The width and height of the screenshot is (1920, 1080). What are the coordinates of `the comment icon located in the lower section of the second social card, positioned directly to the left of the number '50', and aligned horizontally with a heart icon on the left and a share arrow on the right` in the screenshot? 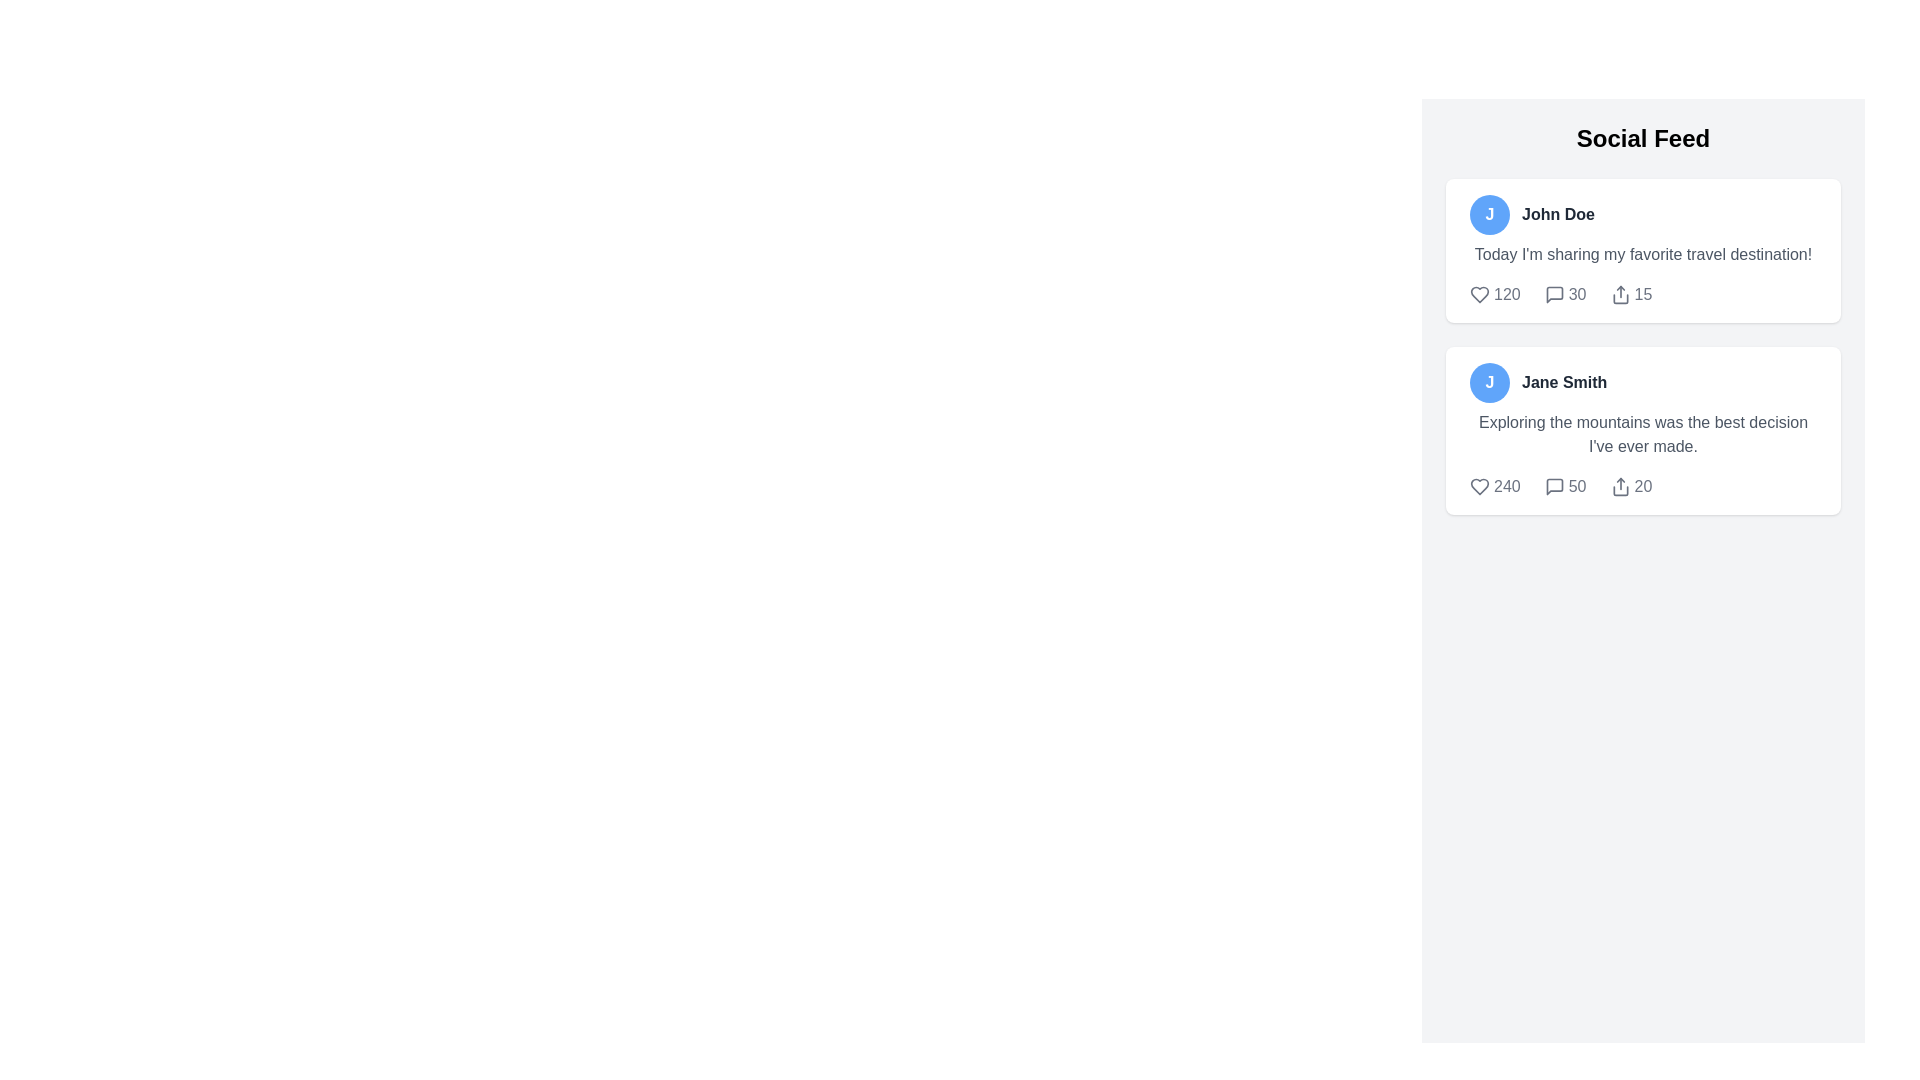 It's located at (1553, 486).